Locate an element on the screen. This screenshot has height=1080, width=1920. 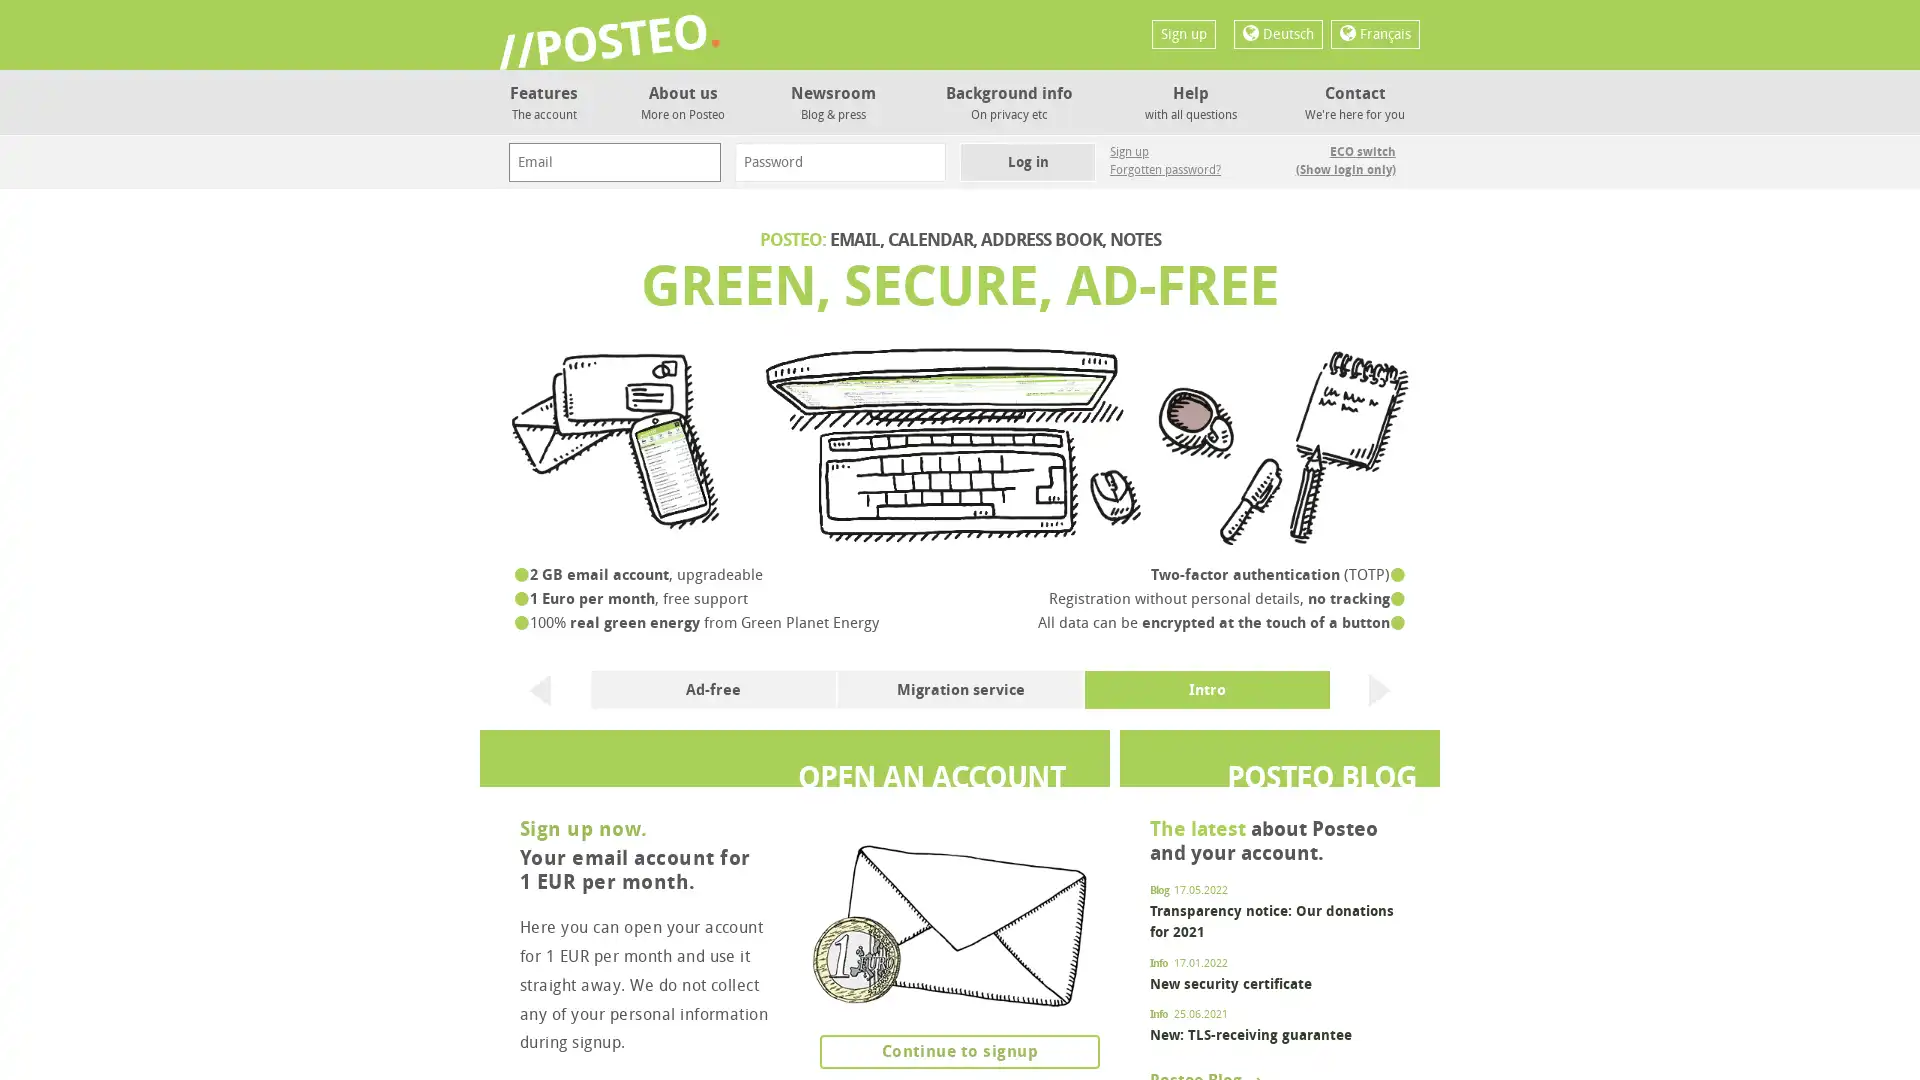
Log in is located at coordinates (1027, 161).